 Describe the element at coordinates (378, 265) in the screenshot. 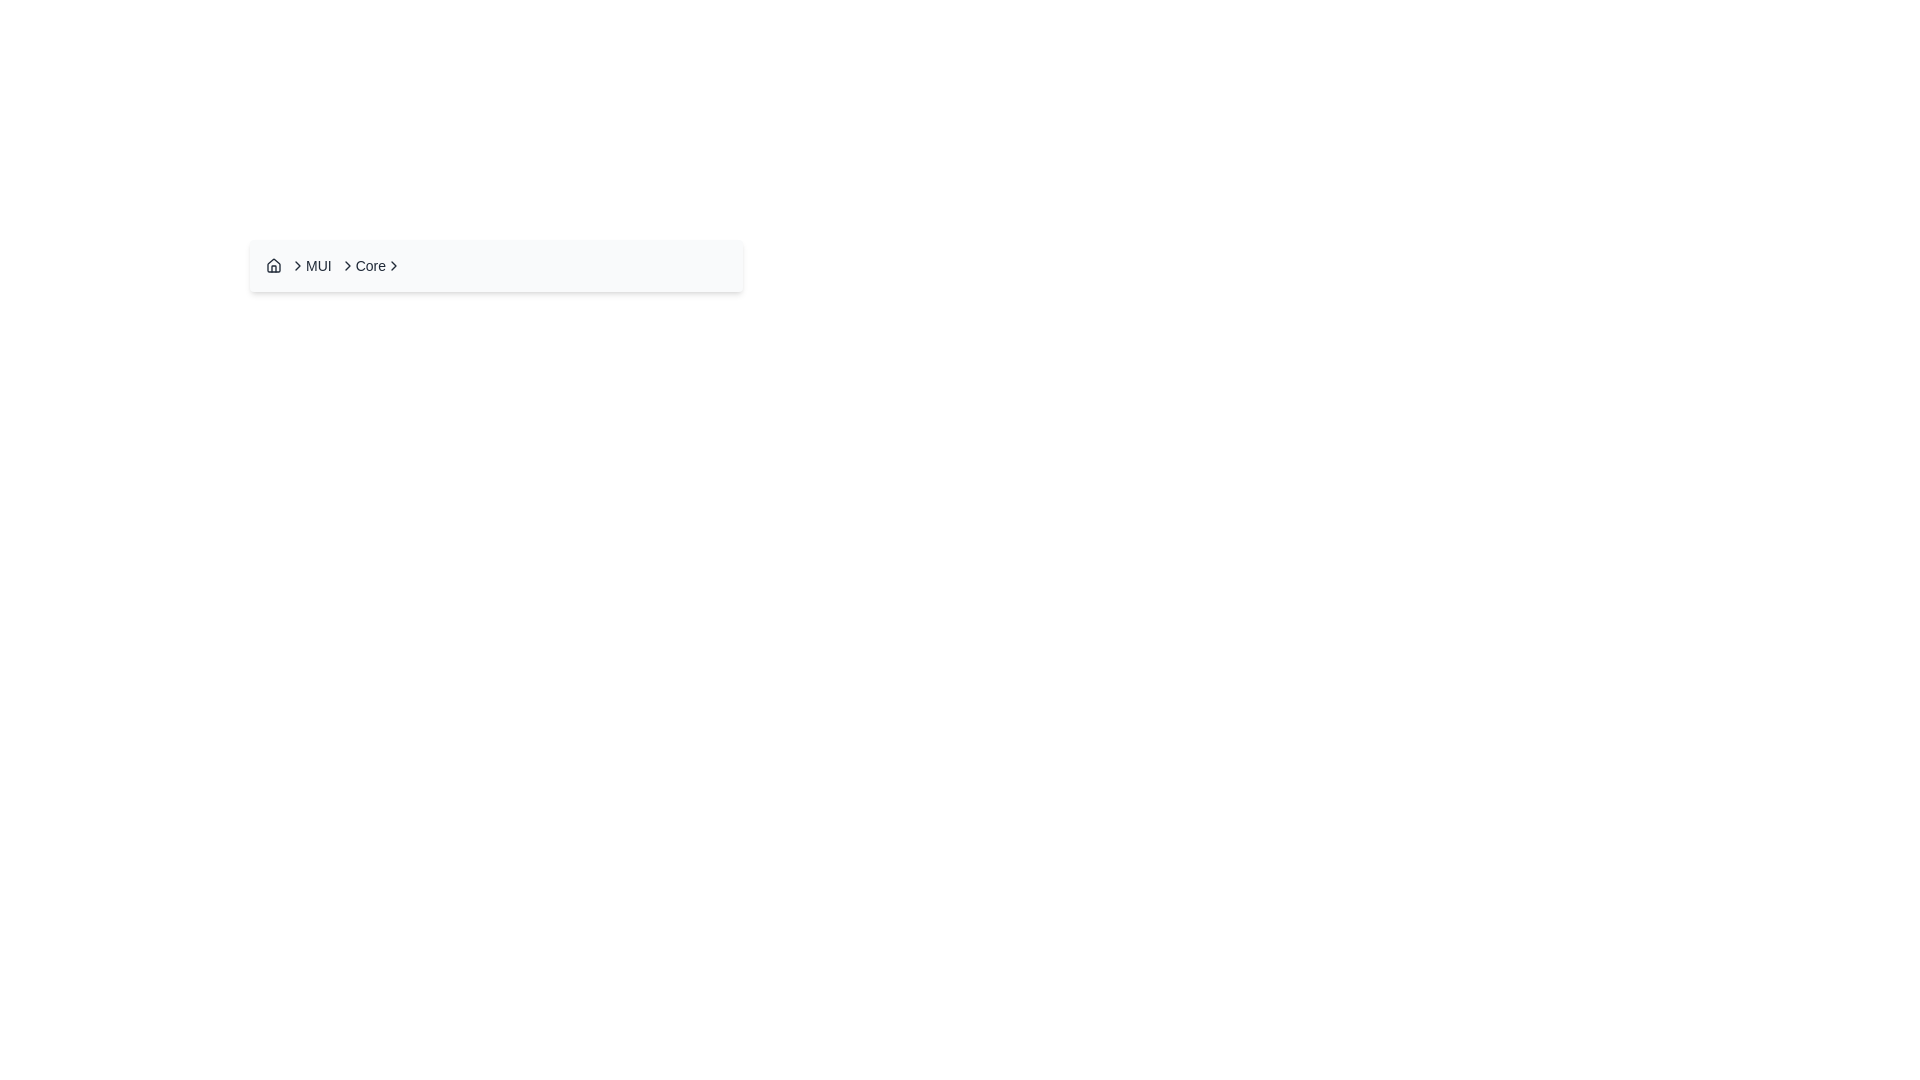

I see `the 'Core' breadcrumb link in the breadcrumb navigation interface` at that location.